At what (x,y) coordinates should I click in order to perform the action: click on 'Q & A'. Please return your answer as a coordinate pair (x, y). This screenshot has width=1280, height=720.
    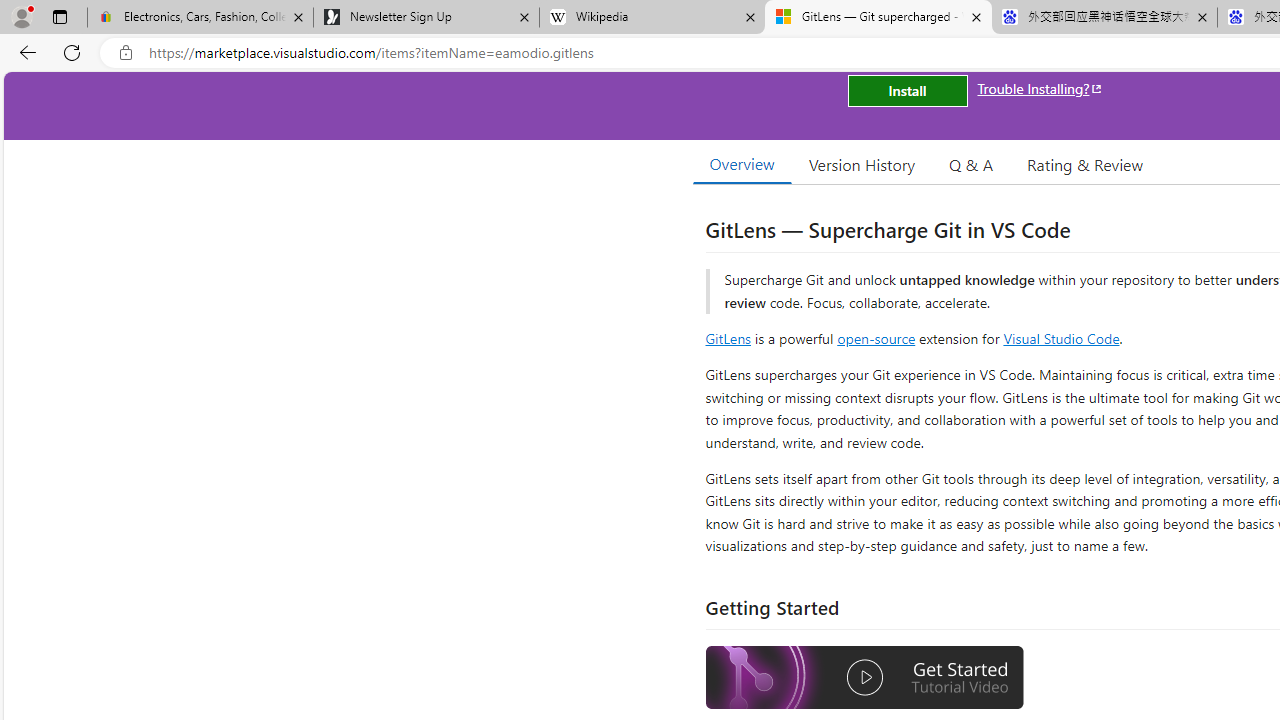
    Looking at the image, I should click on (971, 163).